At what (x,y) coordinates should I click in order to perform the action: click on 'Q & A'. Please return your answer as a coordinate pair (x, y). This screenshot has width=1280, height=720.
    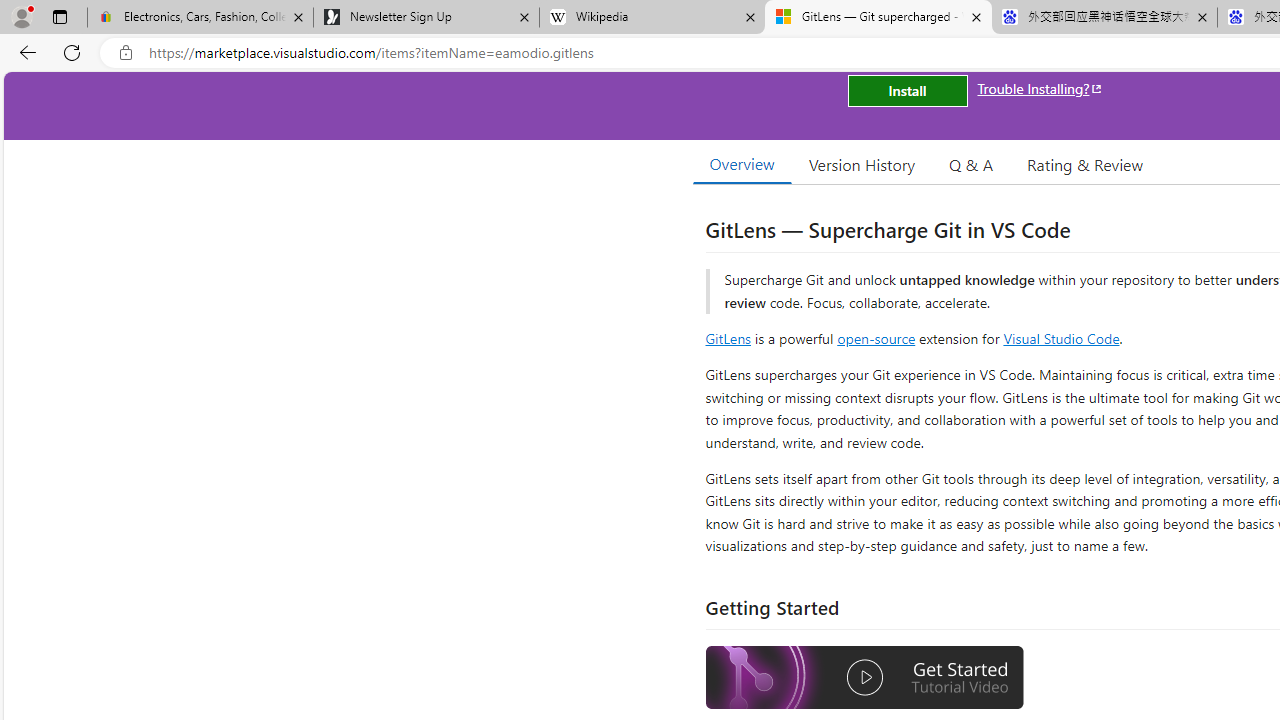
    Looking at the image, I should click on (971, 163).